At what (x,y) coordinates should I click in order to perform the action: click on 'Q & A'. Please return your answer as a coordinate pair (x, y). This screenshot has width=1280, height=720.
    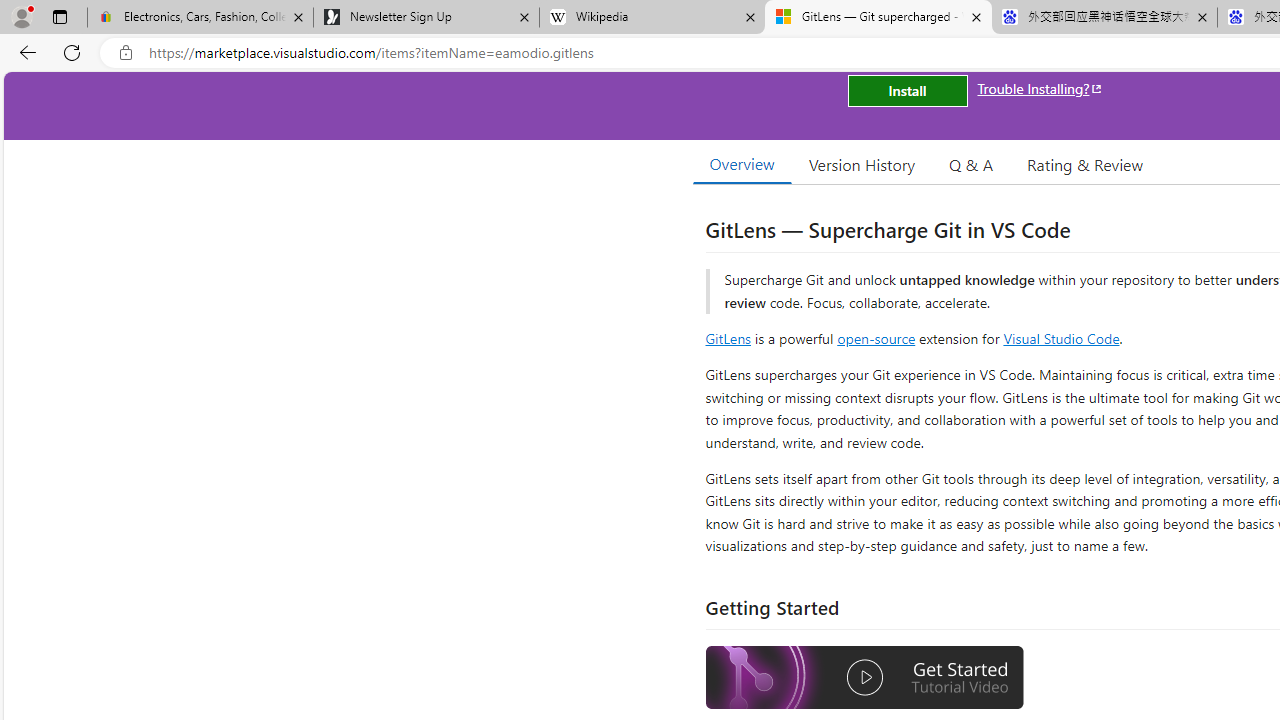
    Looking at the image, I should click on (971, 163).